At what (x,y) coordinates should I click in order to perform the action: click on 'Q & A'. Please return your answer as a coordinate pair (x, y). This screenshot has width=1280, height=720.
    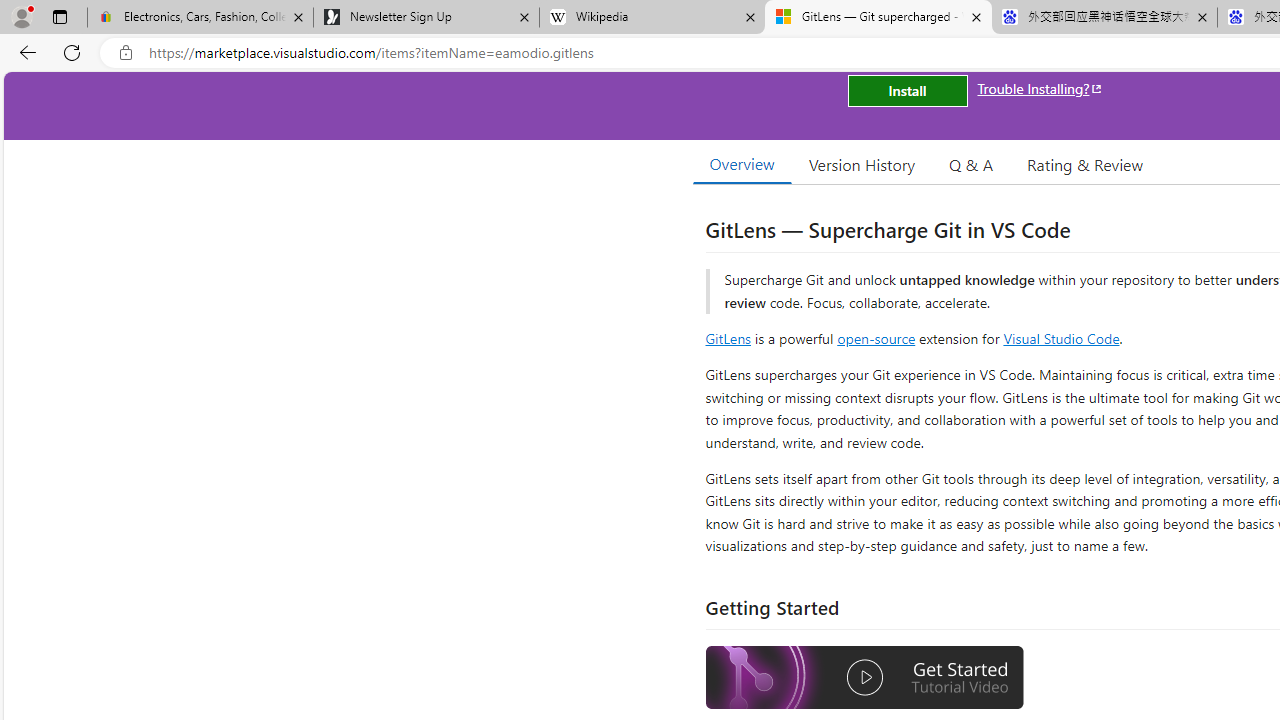
    Looking at the image, I should click on (971, 163).